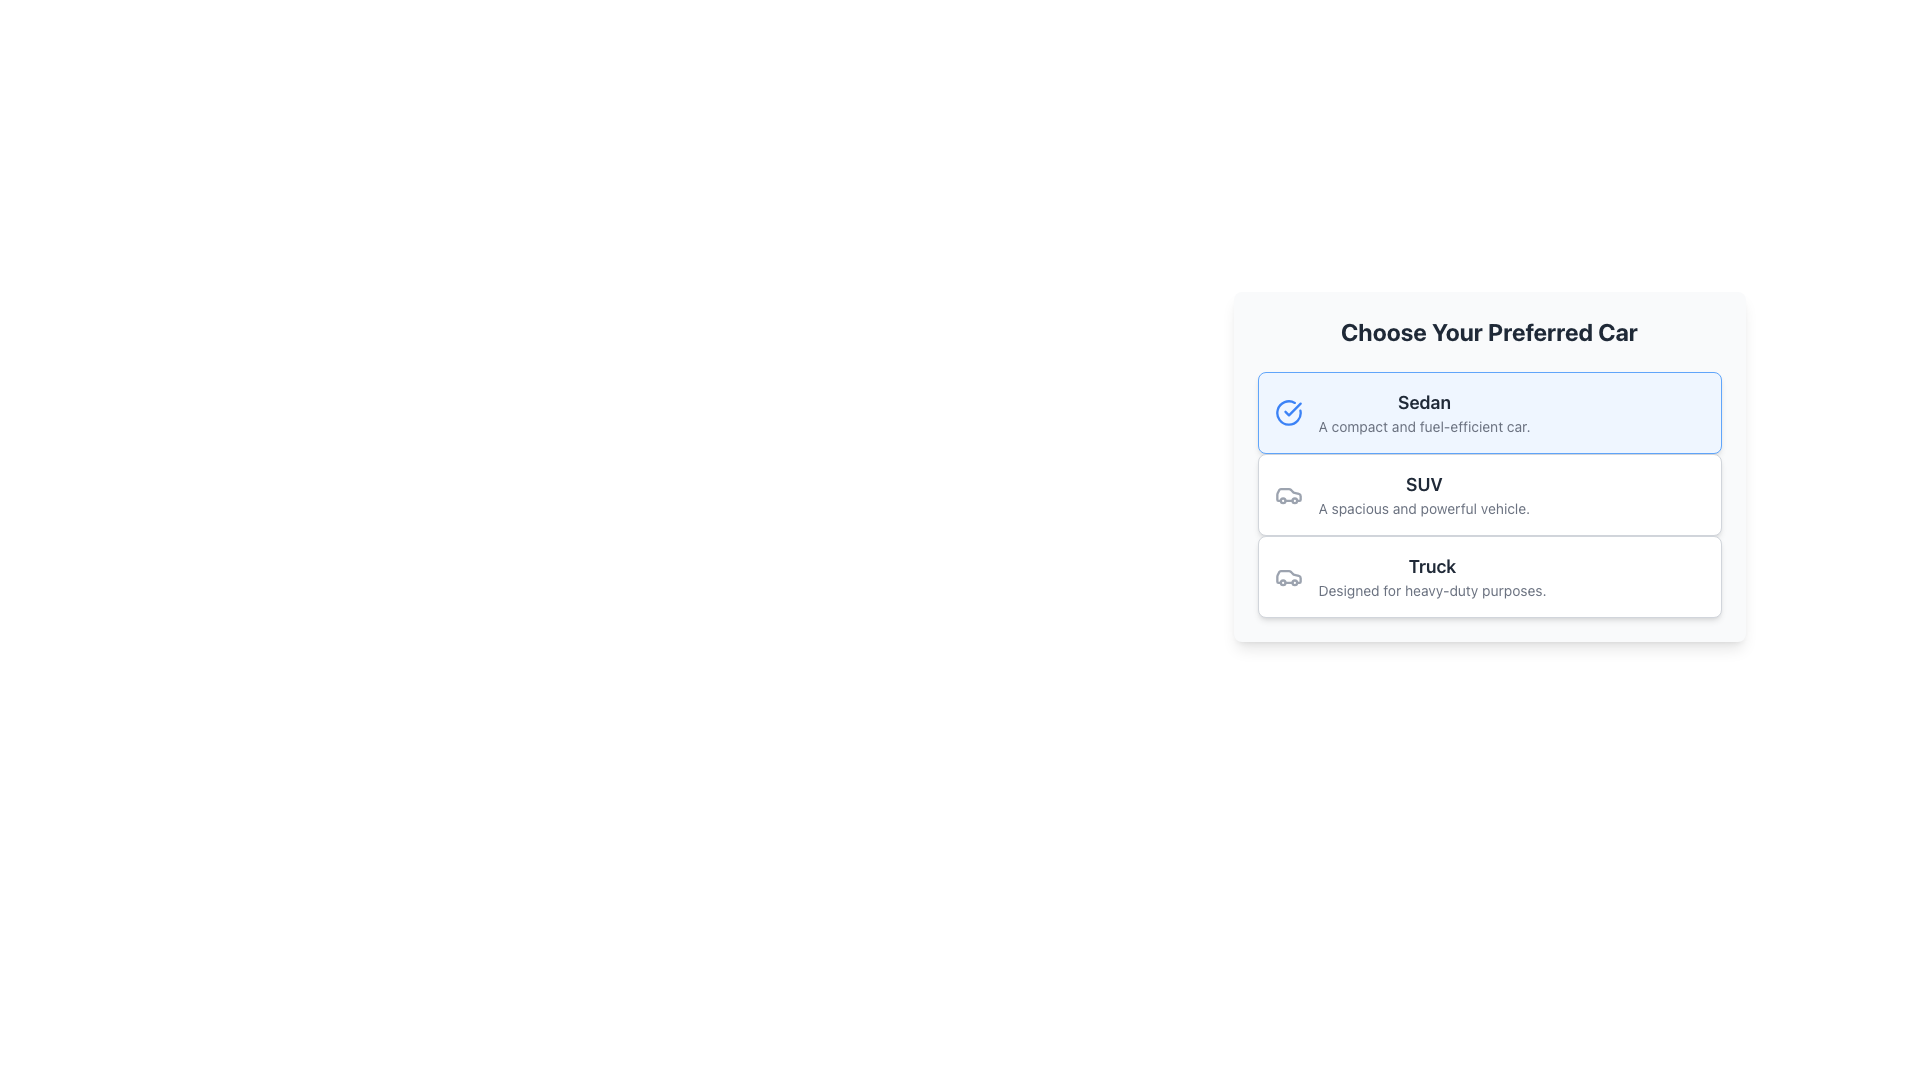 Image resolution: width=1920 pixels, height=1080 pixels. What do you see at coordinates (1288, 411) in the screenshot?
I see `the status indicated by the blue checkmark icon located in the top-left corner of the 'Sedan' card, which is the first selectable option in the list` at bounding box center [1288, 411].